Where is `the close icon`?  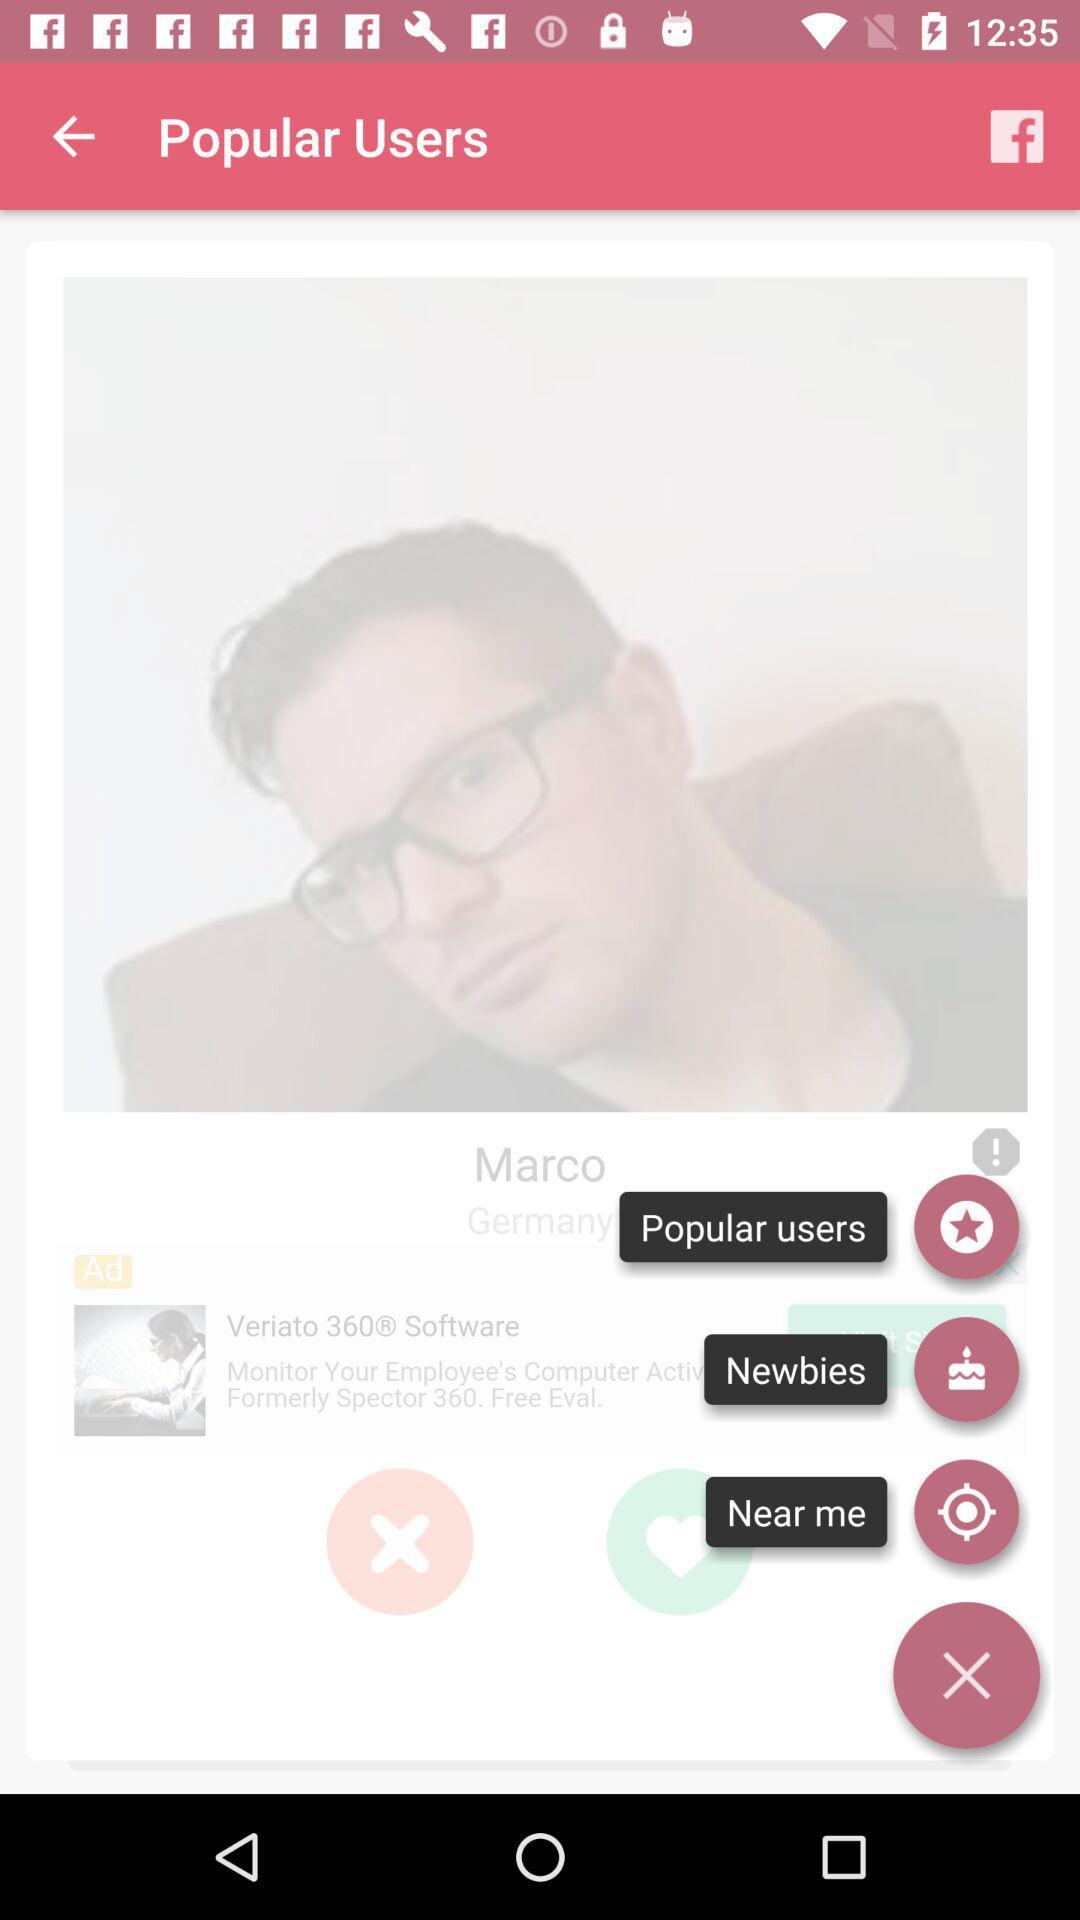 the close icon is located at coordinates (965, 1675).